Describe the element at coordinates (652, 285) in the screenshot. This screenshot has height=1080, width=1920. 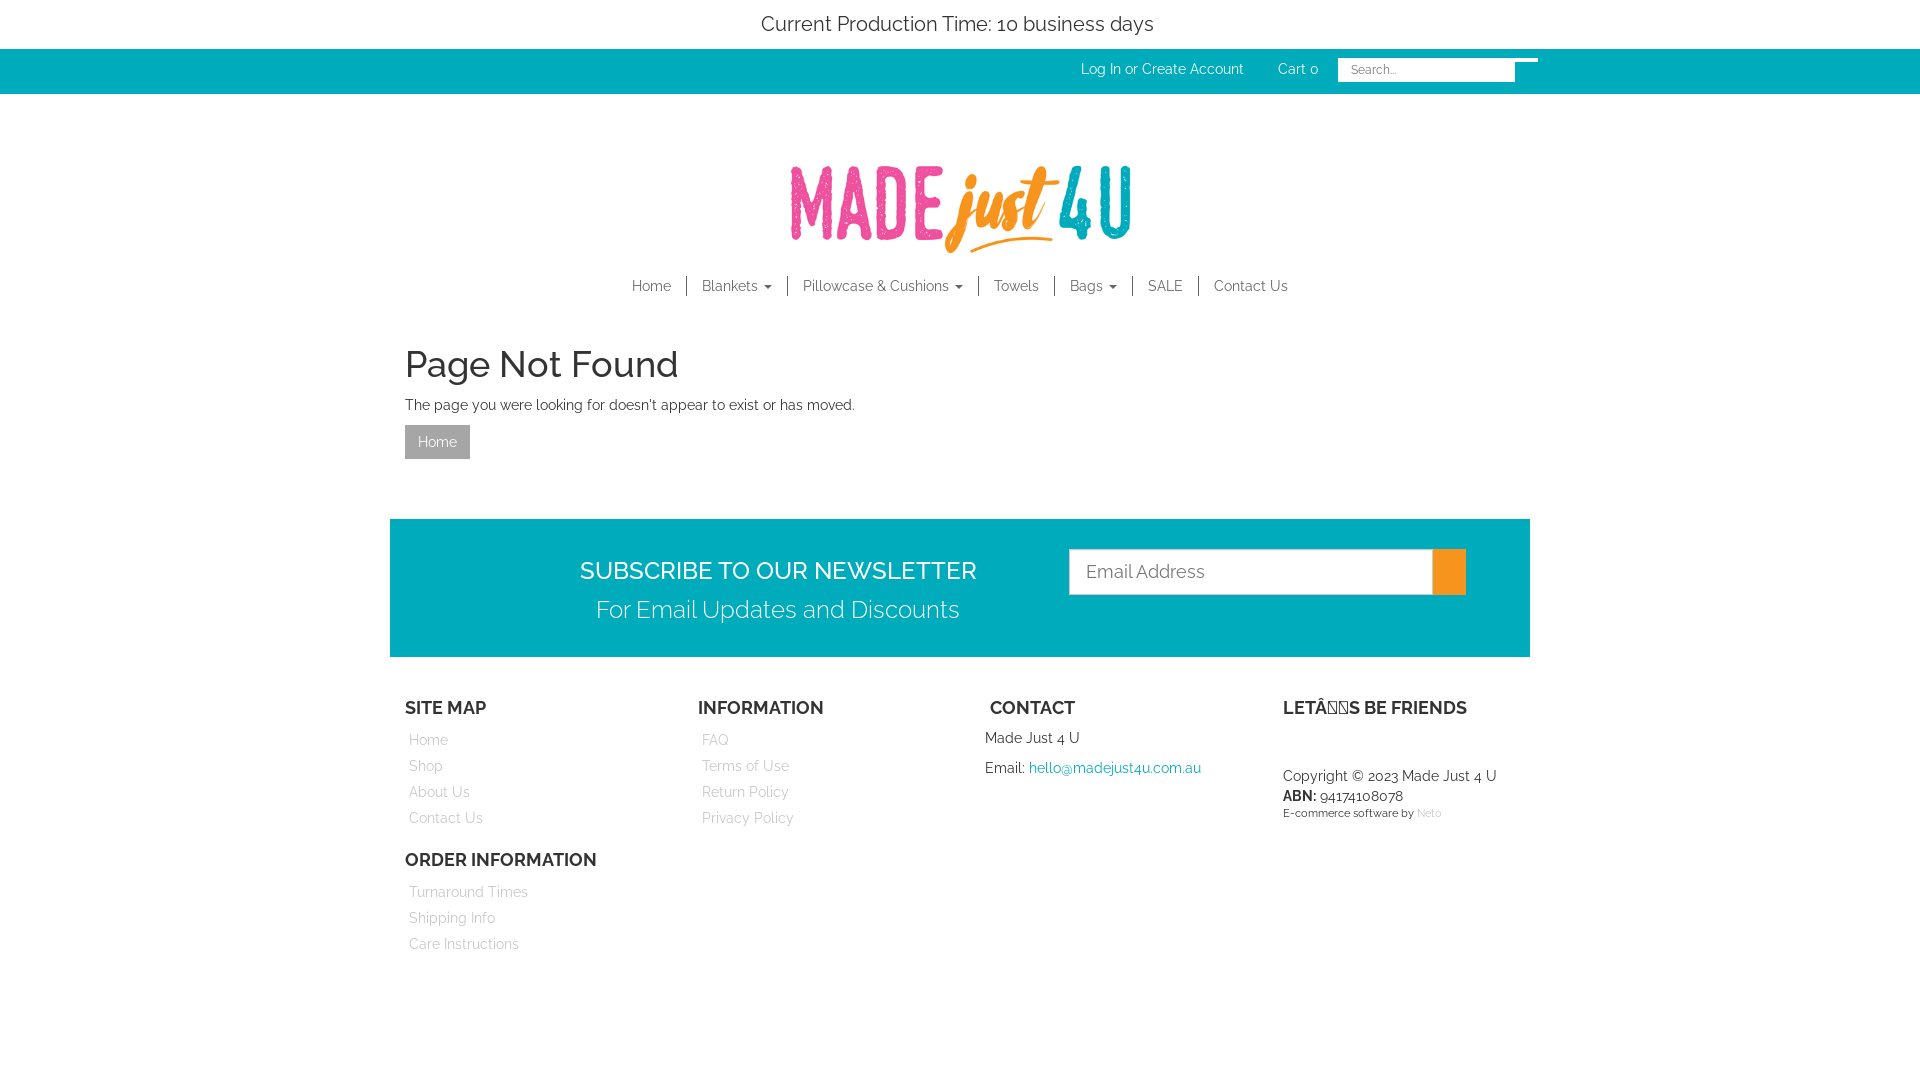
I see `'Home'` at that location.